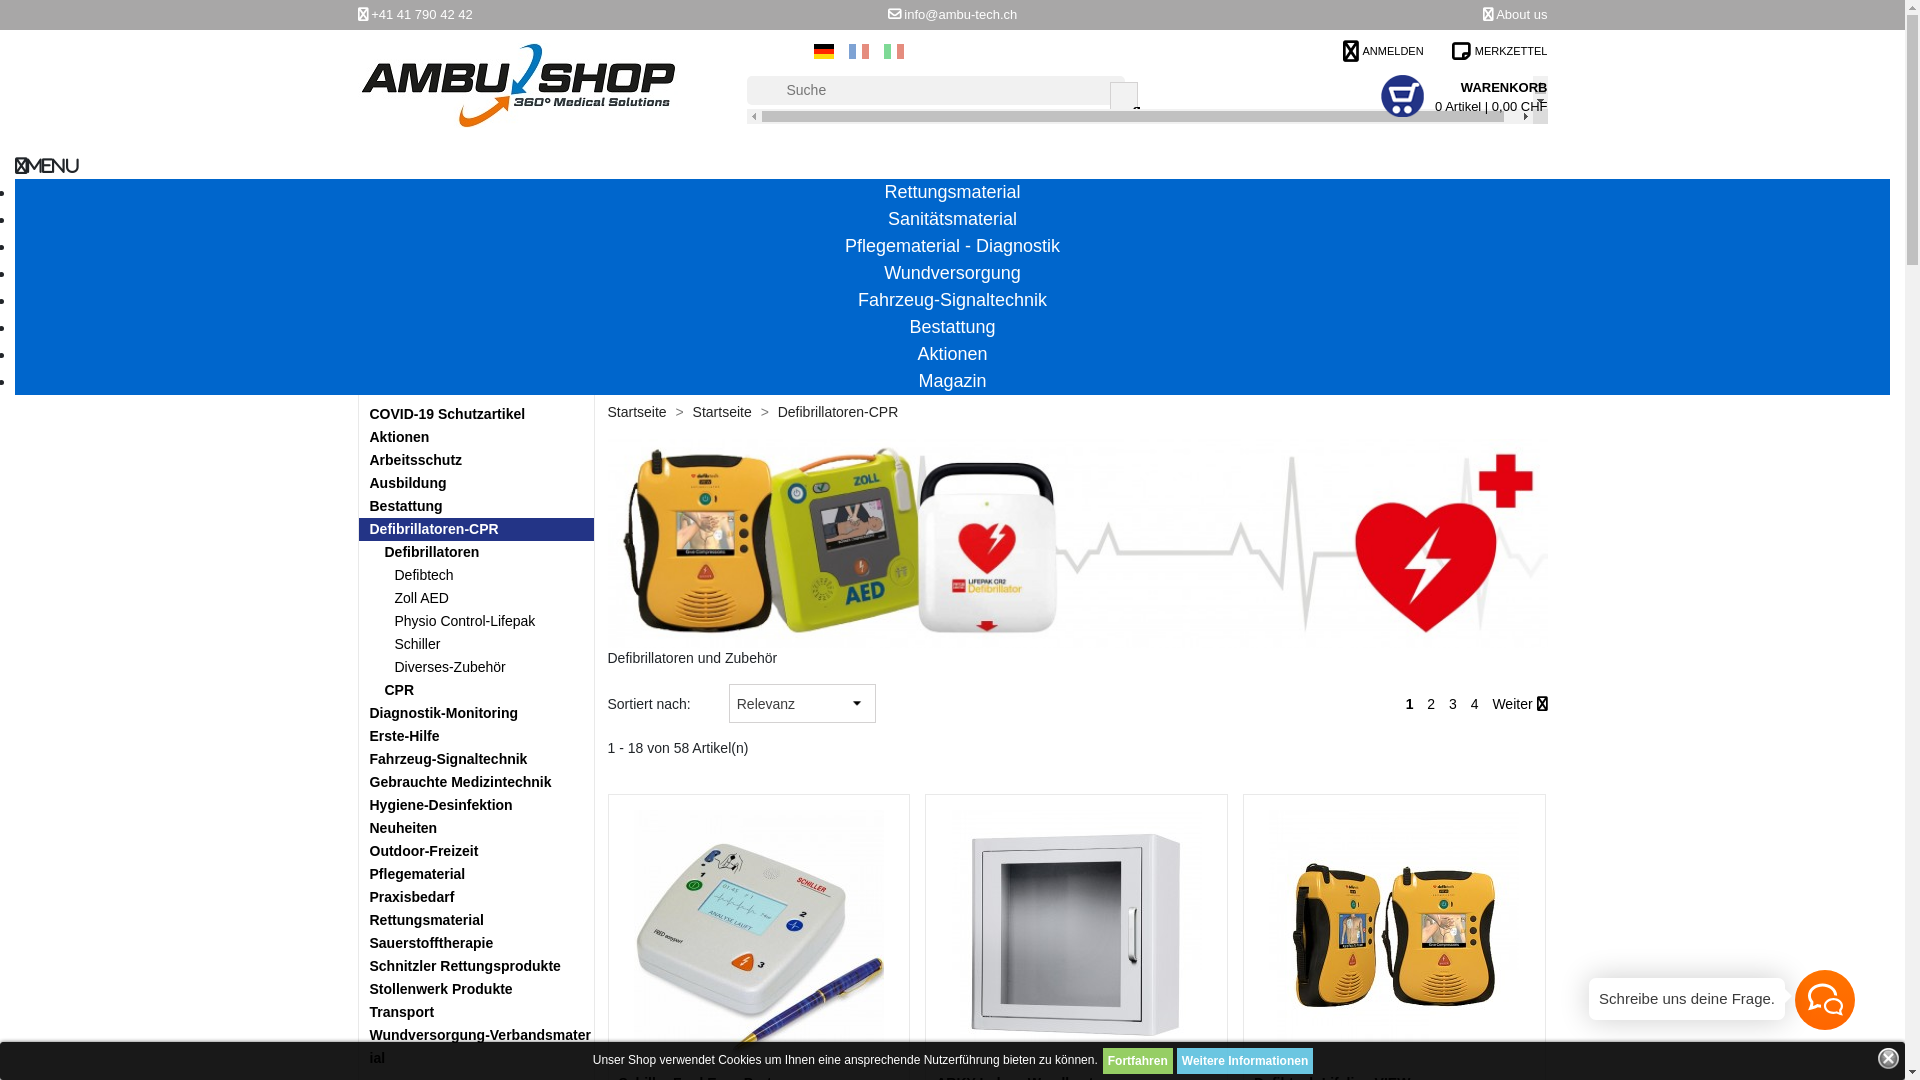 The width and height of the screenshot is (1920, 1080). Describe the element at coordinates (723, 411) in the screenshot. I see `'Startseite'` at that location.